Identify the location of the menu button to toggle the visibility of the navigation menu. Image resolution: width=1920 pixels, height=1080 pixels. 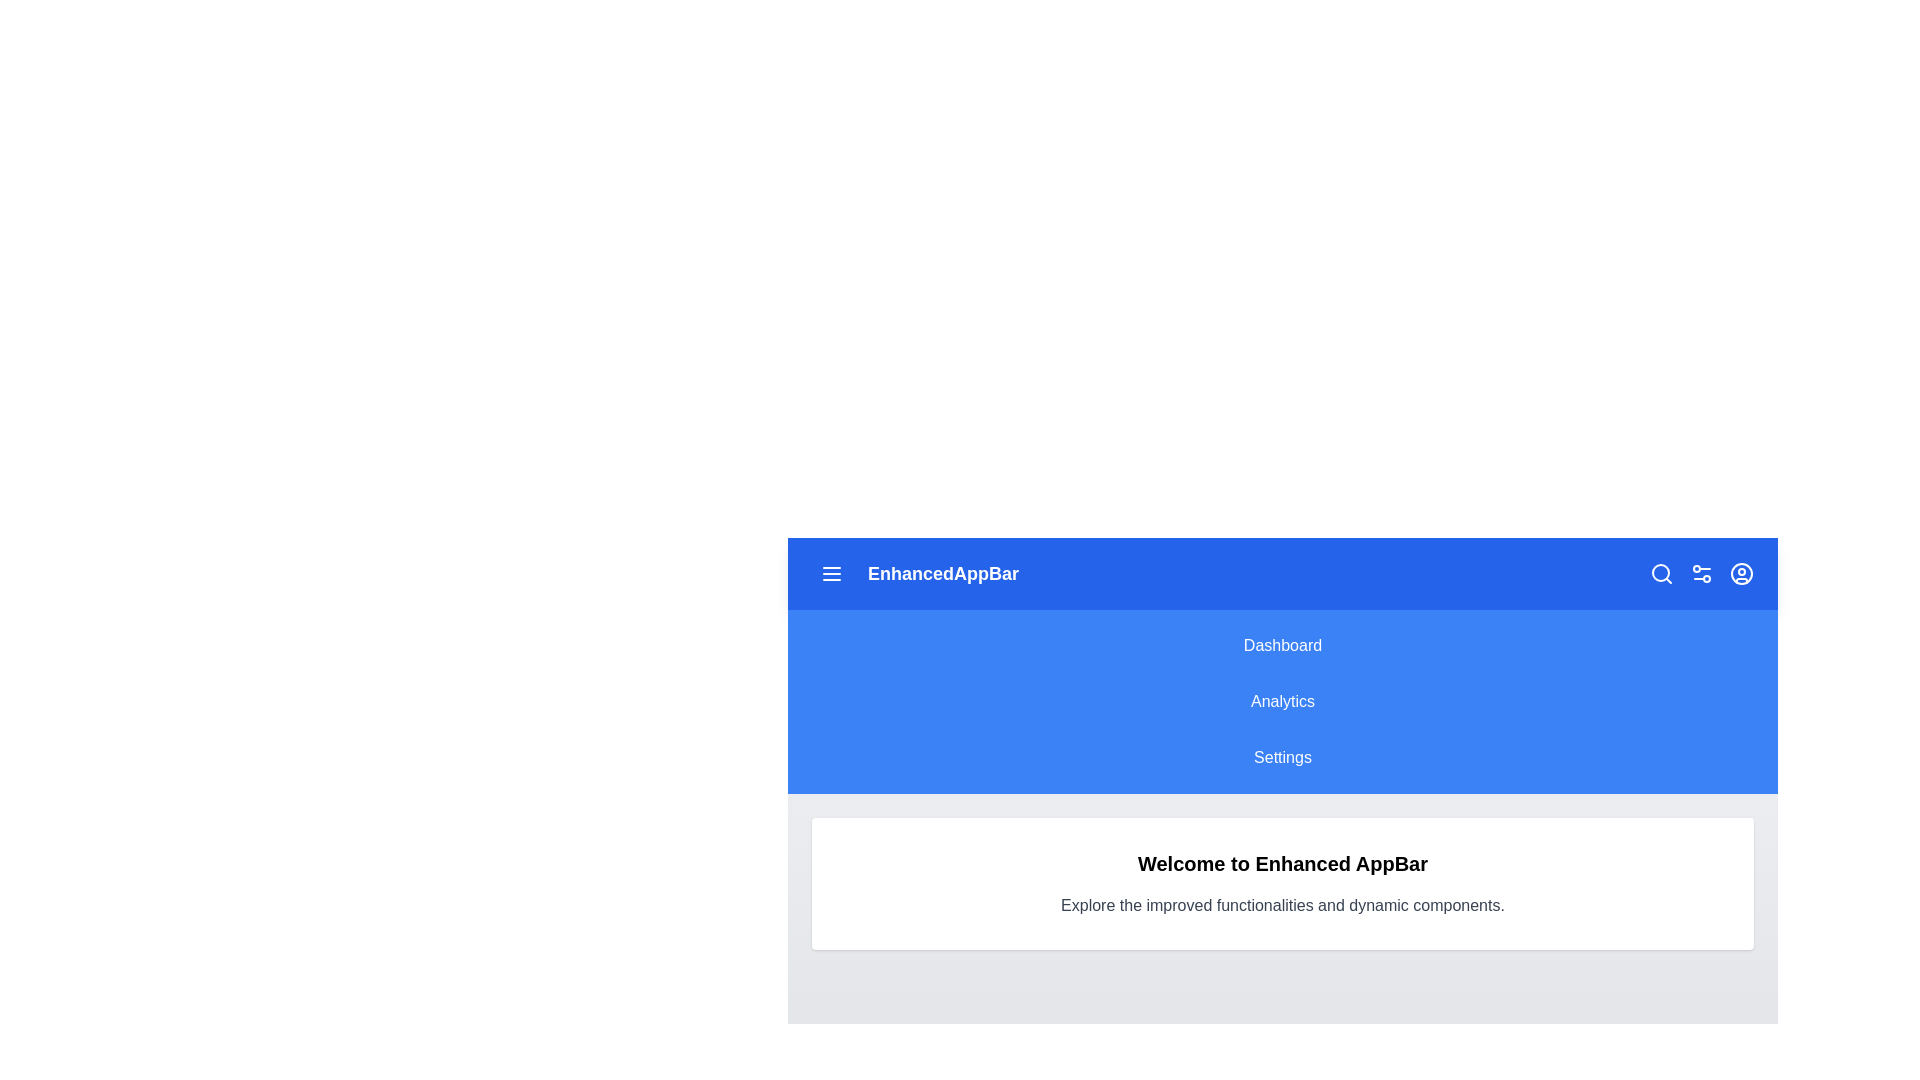
(831, 574).